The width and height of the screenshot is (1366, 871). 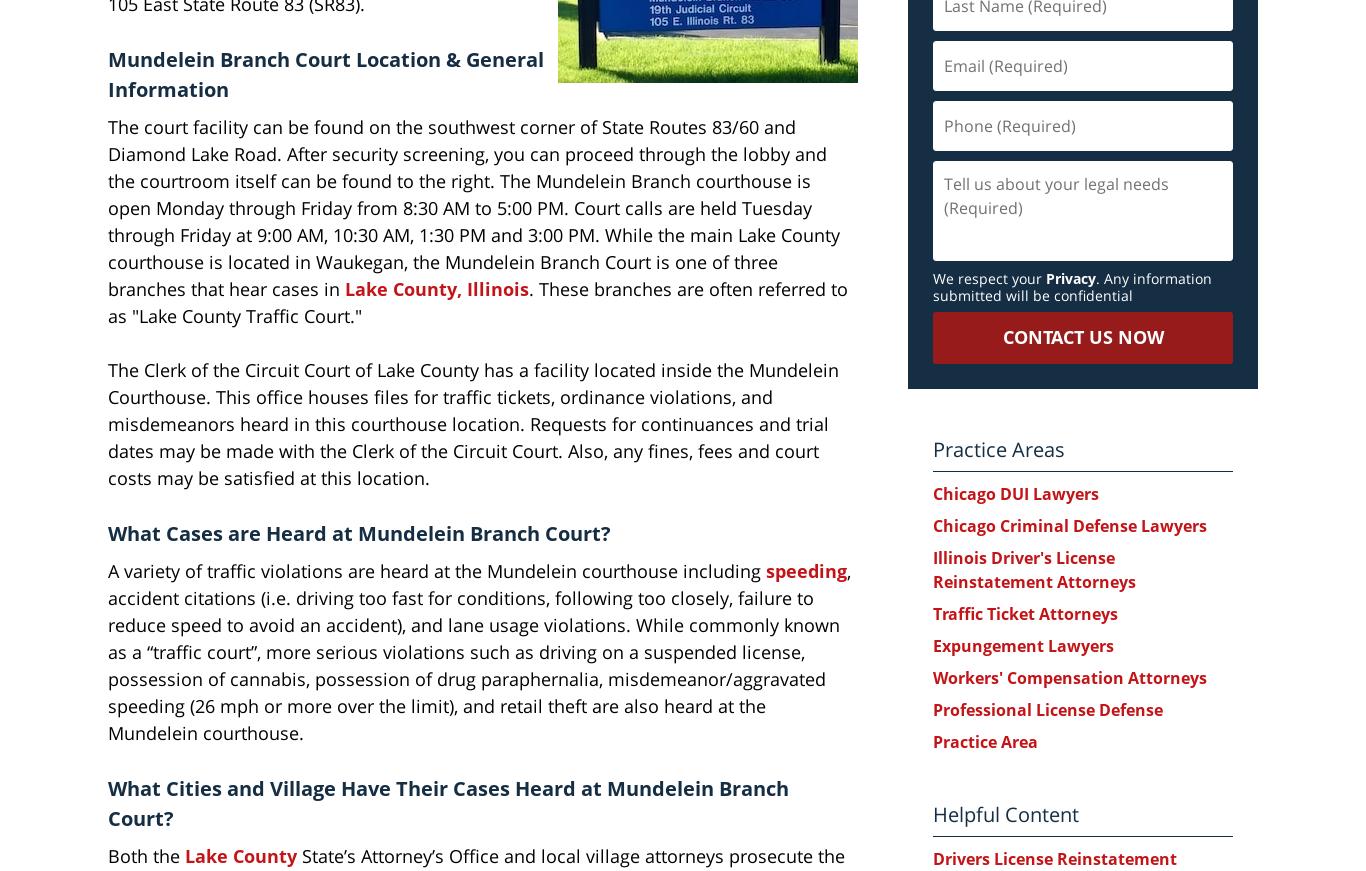 I want to click on 'Traffic Ticket Attorneys', so click(x=1024, y=612).